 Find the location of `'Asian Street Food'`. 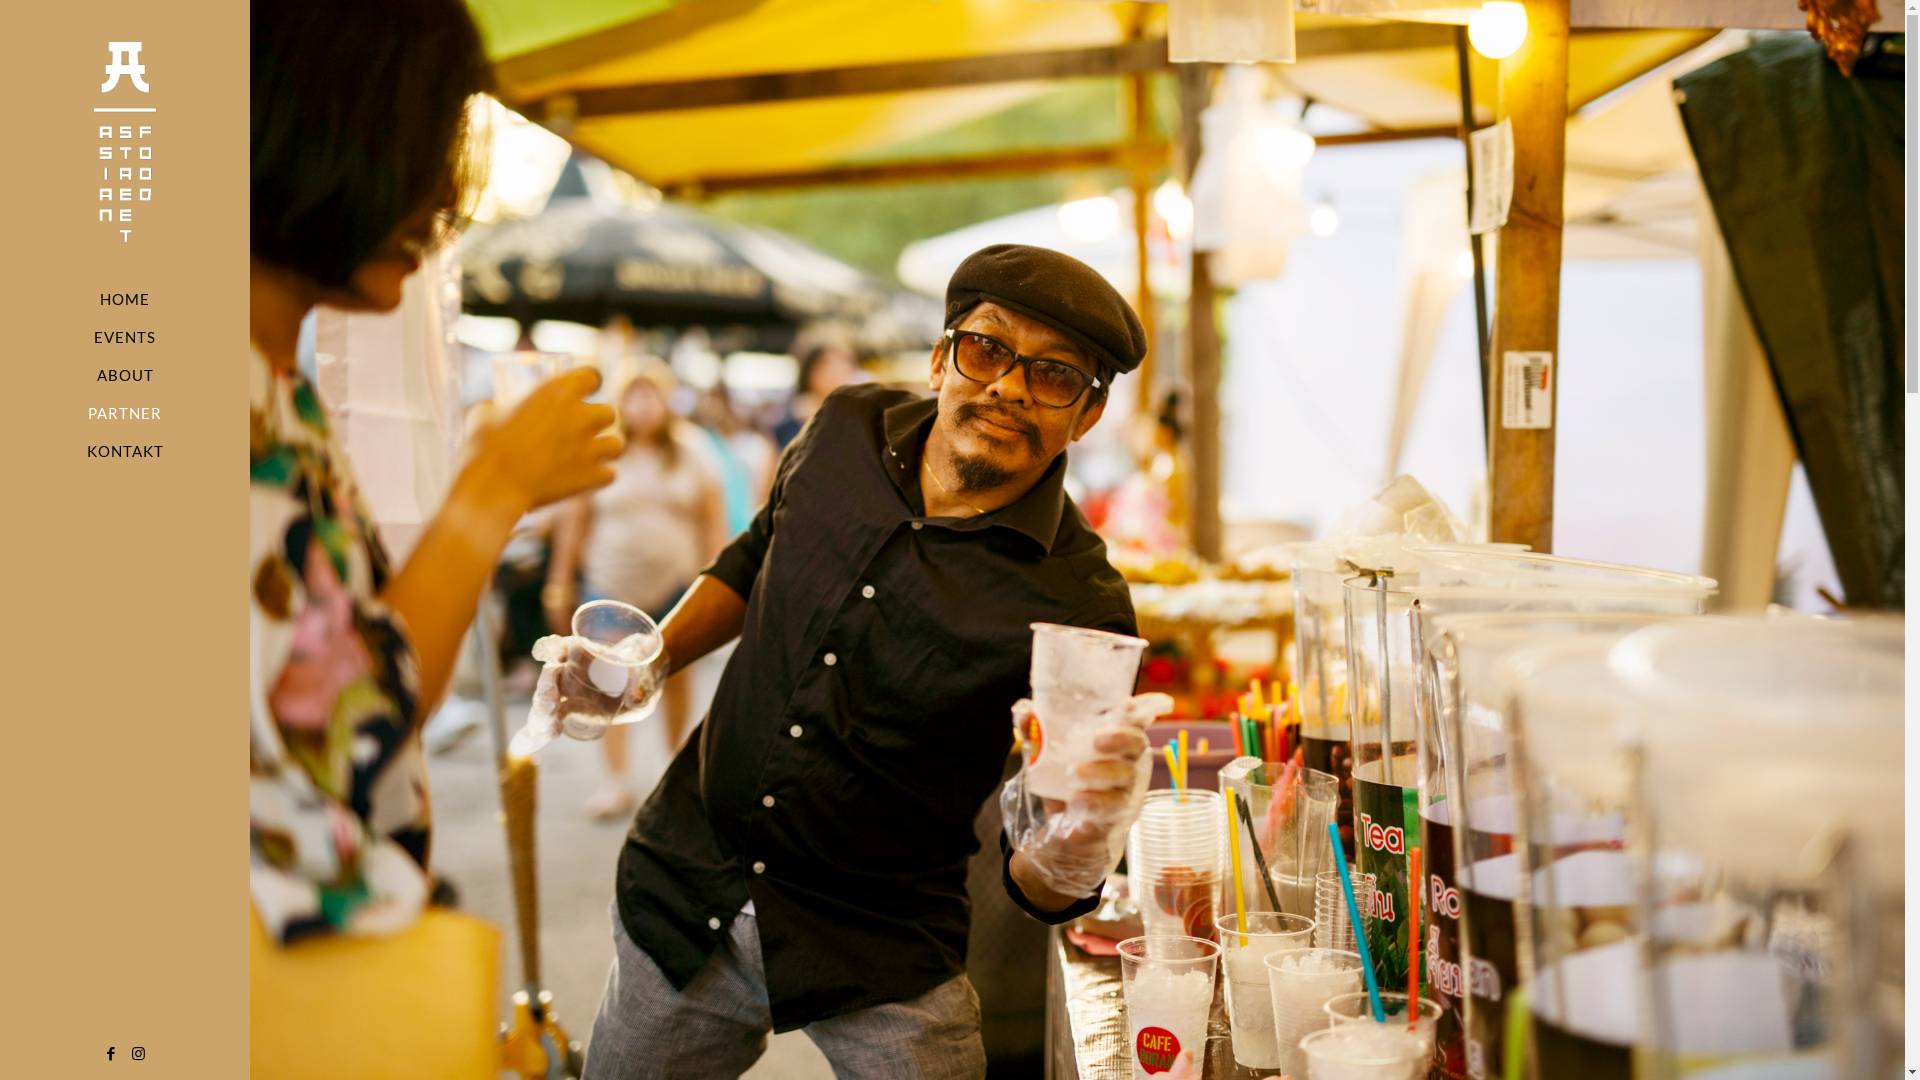

'Asian Street Food' is located at coordinates (0, 138).